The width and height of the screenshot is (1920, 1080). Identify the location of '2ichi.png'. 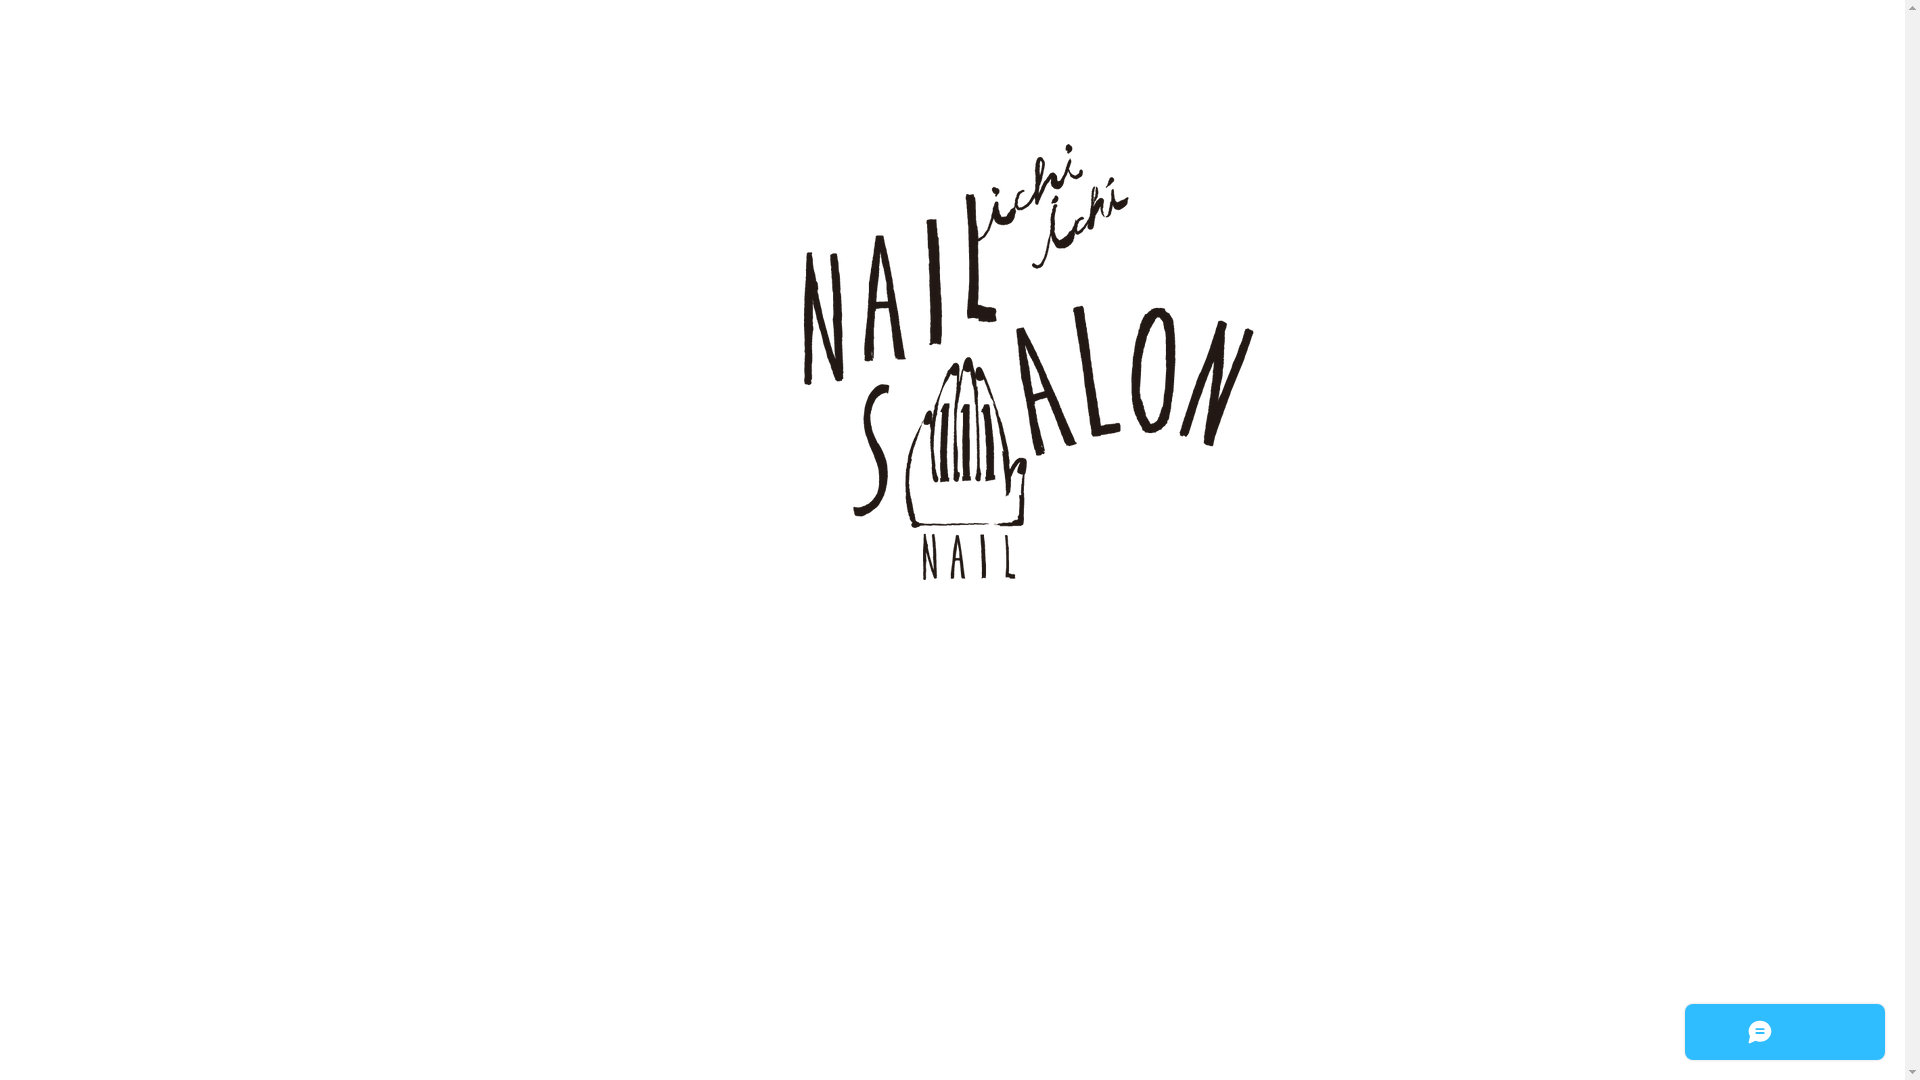
(951, 394).